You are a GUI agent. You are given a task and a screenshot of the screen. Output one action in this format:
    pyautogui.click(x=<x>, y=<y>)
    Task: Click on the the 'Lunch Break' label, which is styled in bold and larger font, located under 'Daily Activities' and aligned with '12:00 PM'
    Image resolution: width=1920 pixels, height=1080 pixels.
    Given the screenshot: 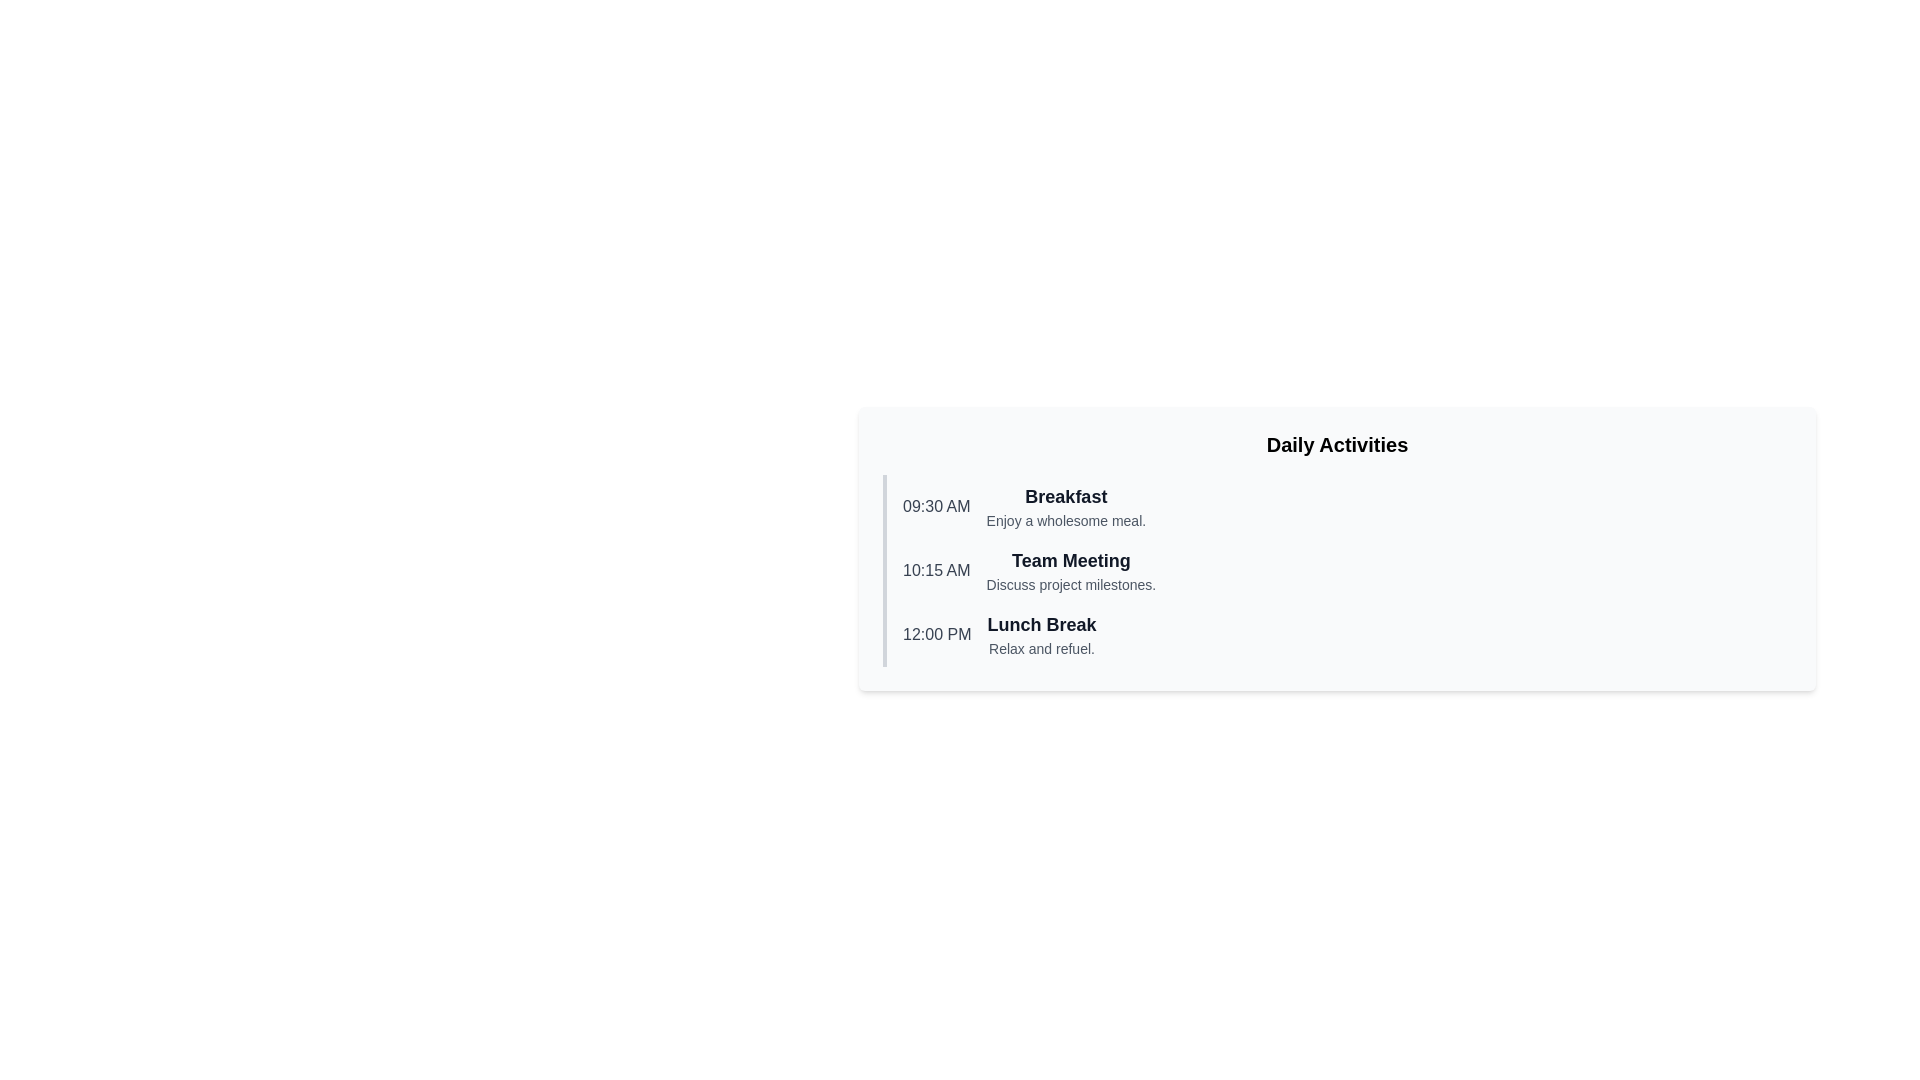 What is the action you would take?
    pyautogui.click(x=1040, y=623)
    